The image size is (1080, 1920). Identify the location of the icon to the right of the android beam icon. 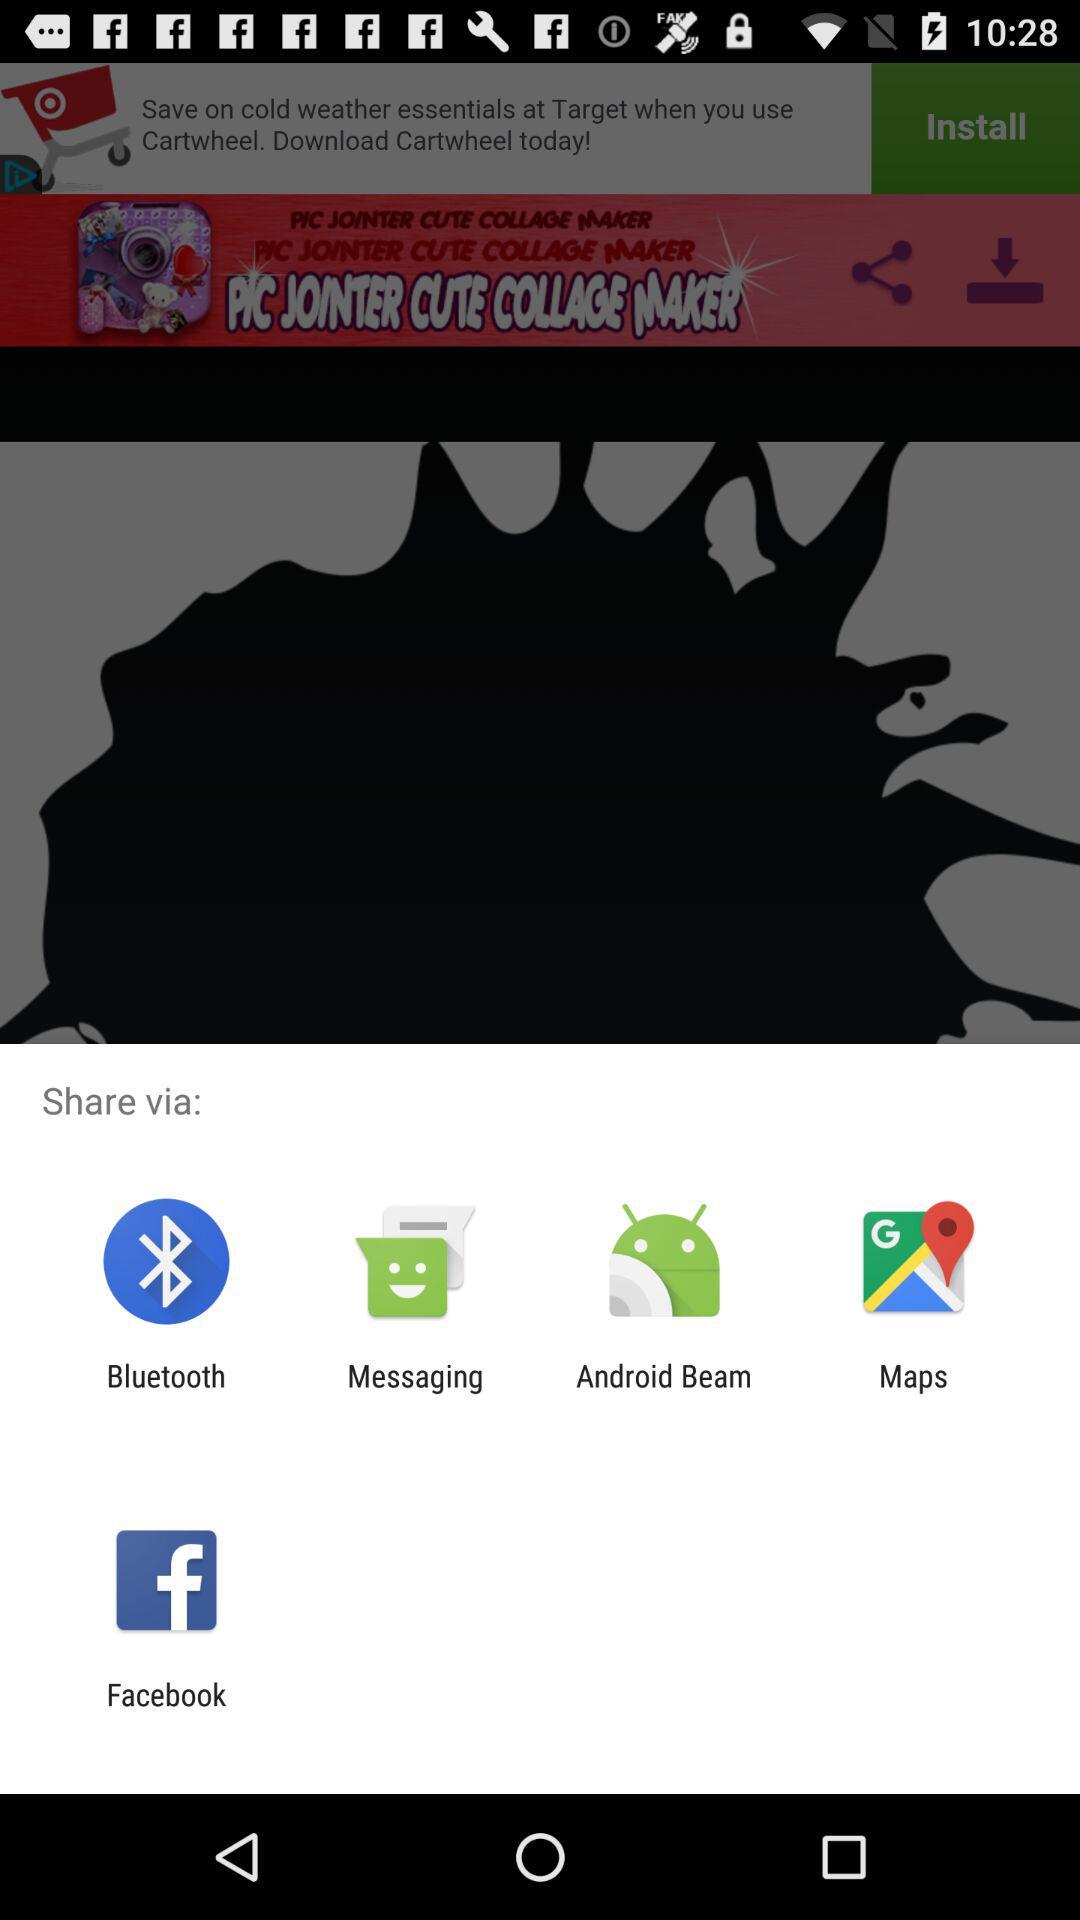
(913, 1392).